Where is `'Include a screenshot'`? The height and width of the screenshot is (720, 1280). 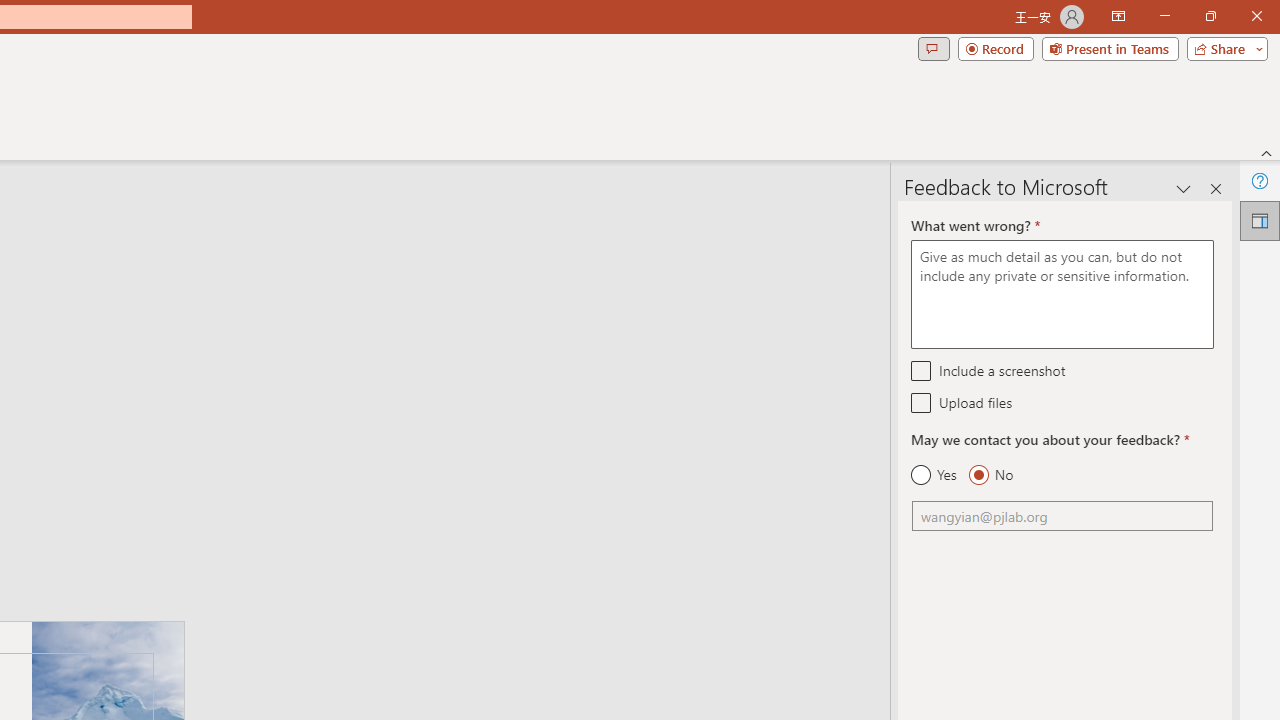
'Include a screenshot' is located at coordinates (920, 370).